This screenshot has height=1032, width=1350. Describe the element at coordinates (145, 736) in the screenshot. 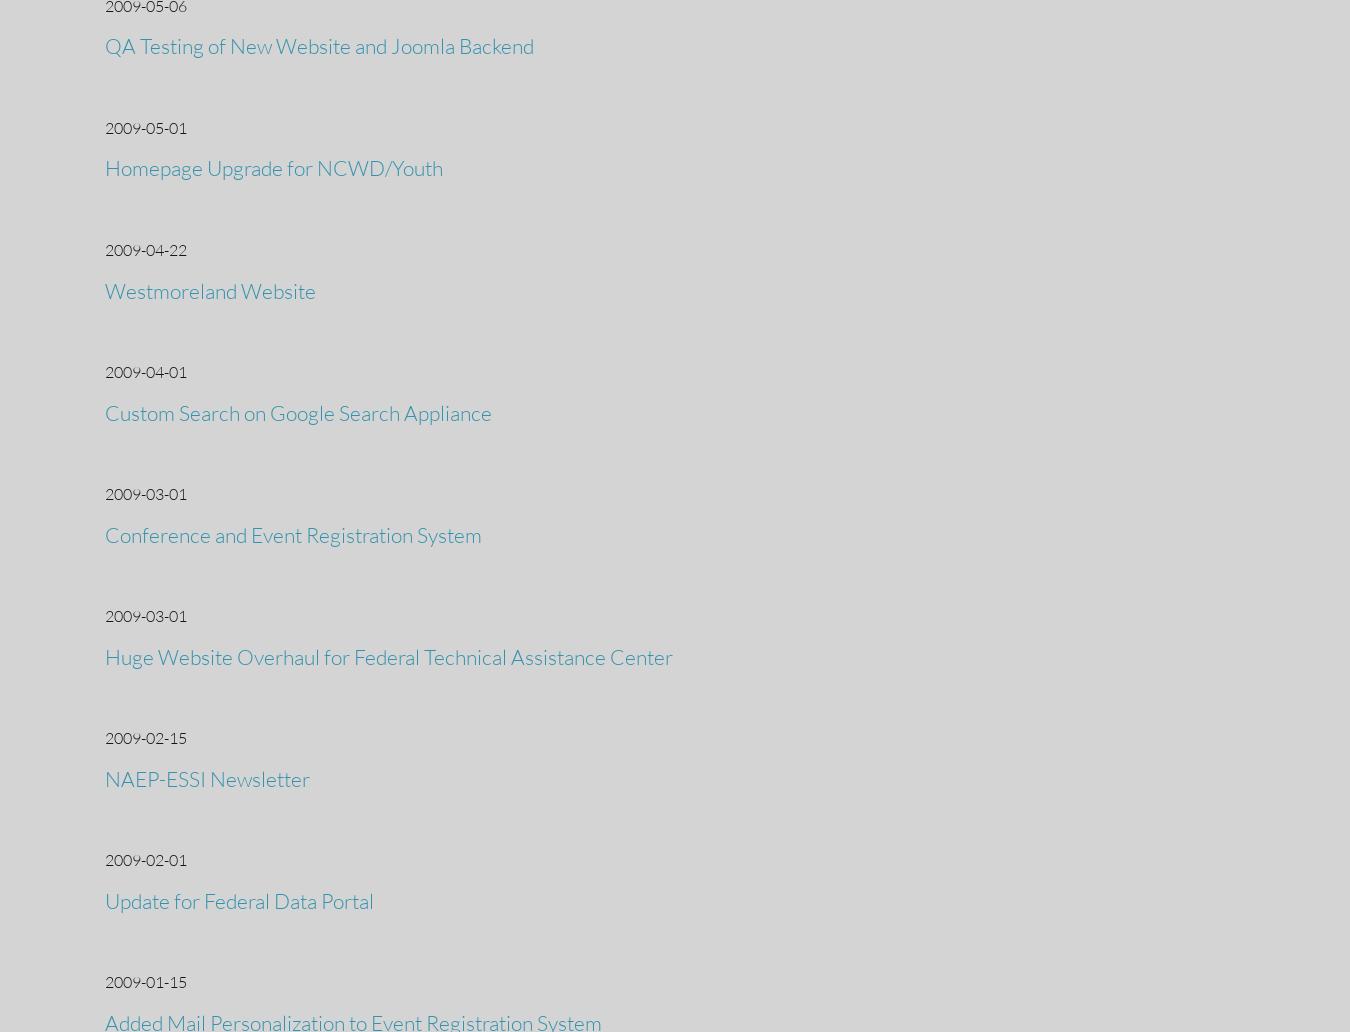

I see `'2009-02-15'` at that location.